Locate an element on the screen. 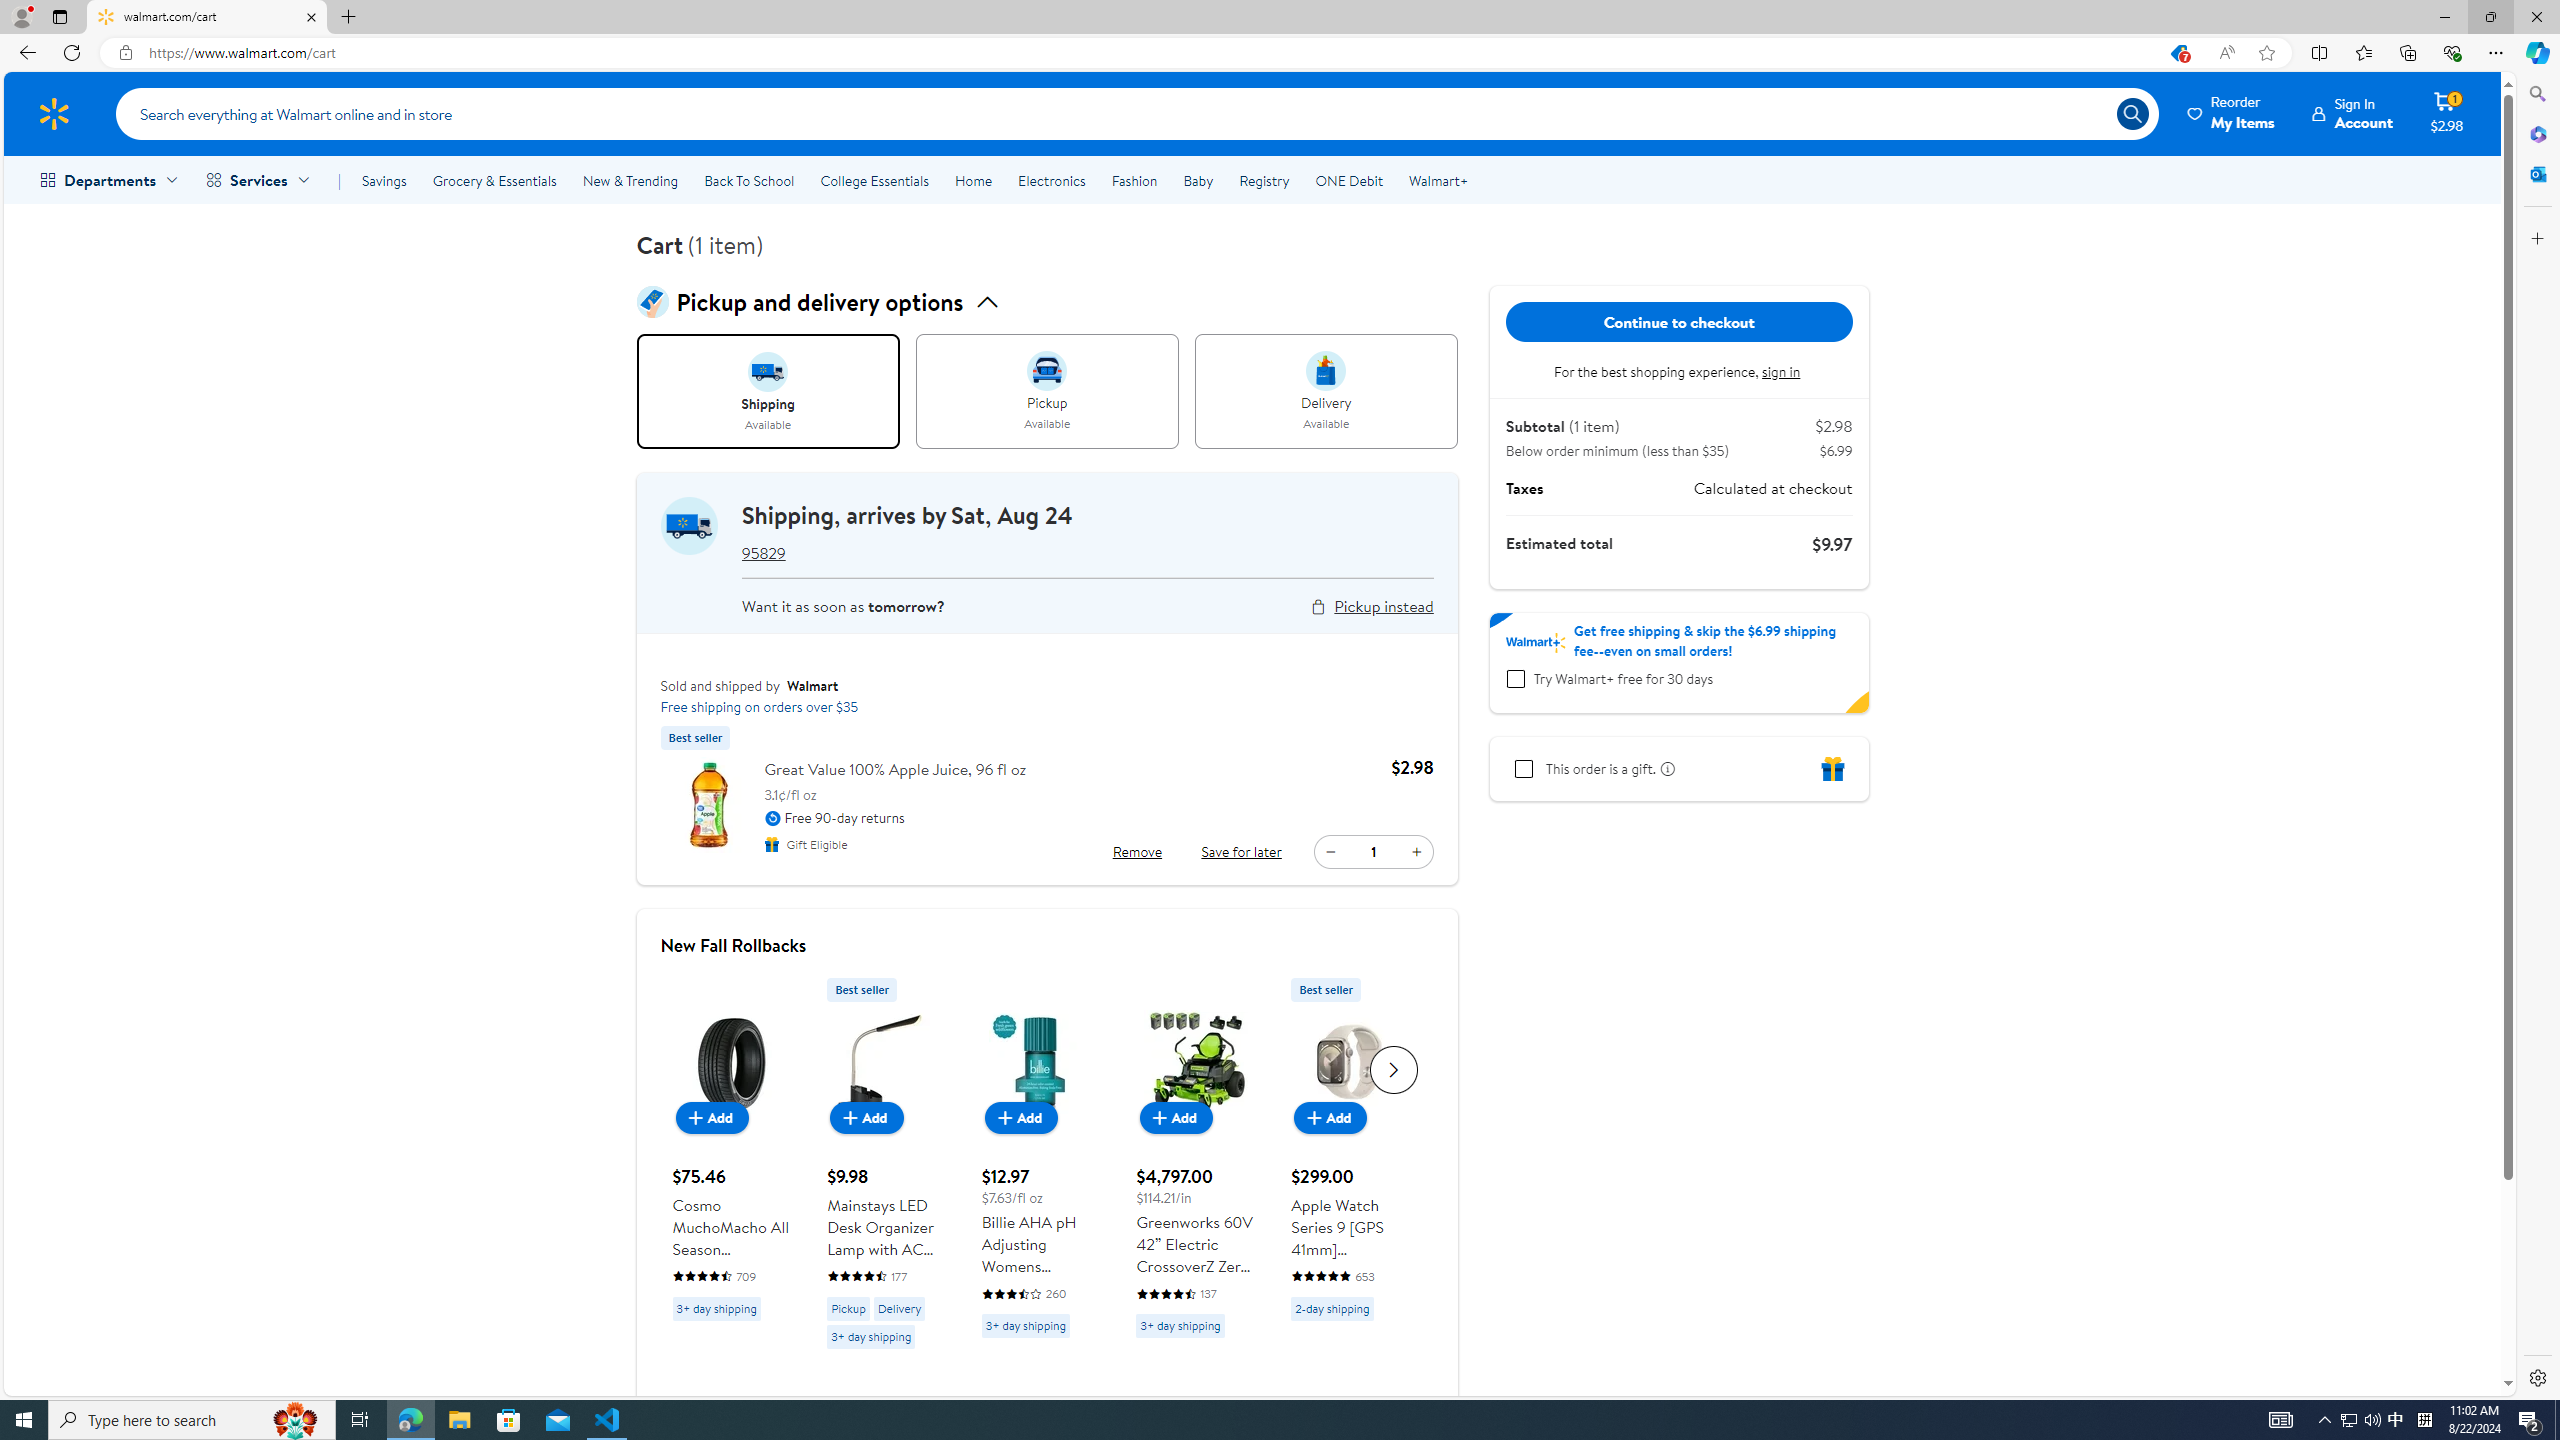 The height and width of the screenshot is (1440, 2560). 'Reorder My Items' is located at coordinates (2231, 112).